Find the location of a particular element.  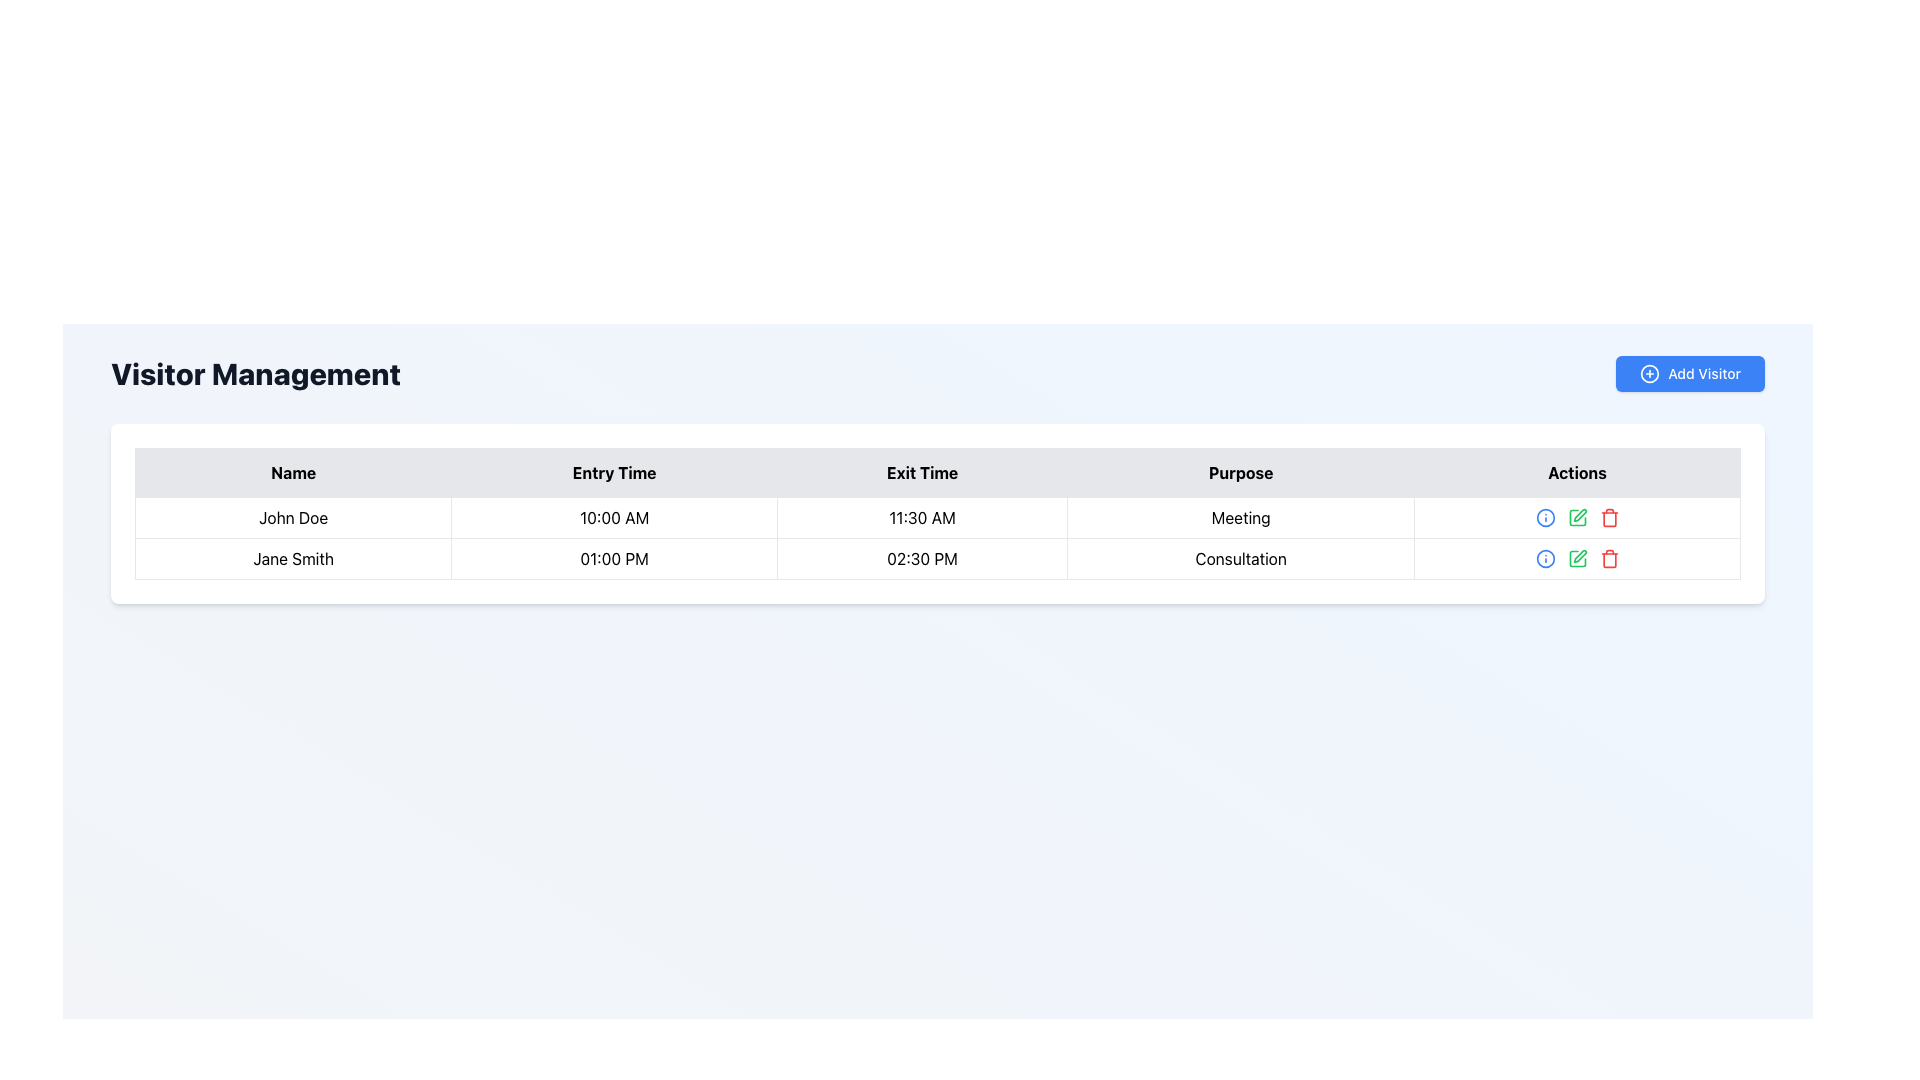

the 'Entry Time' text label, which is the second column header in a five-column table, displaying bold black font on a gray background is located at coordinates (613, 473).